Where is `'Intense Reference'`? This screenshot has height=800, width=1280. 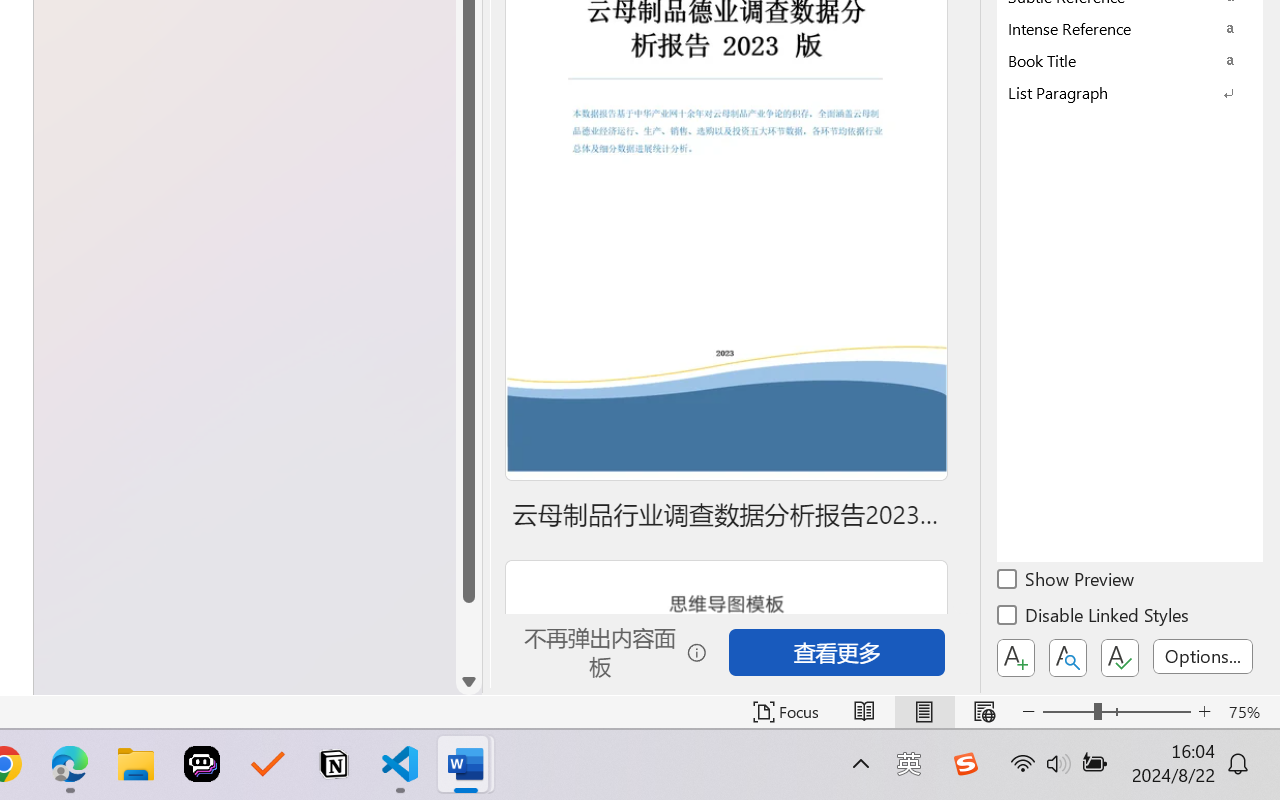
'Intense Reference' is located at coordinates (1130, 28).